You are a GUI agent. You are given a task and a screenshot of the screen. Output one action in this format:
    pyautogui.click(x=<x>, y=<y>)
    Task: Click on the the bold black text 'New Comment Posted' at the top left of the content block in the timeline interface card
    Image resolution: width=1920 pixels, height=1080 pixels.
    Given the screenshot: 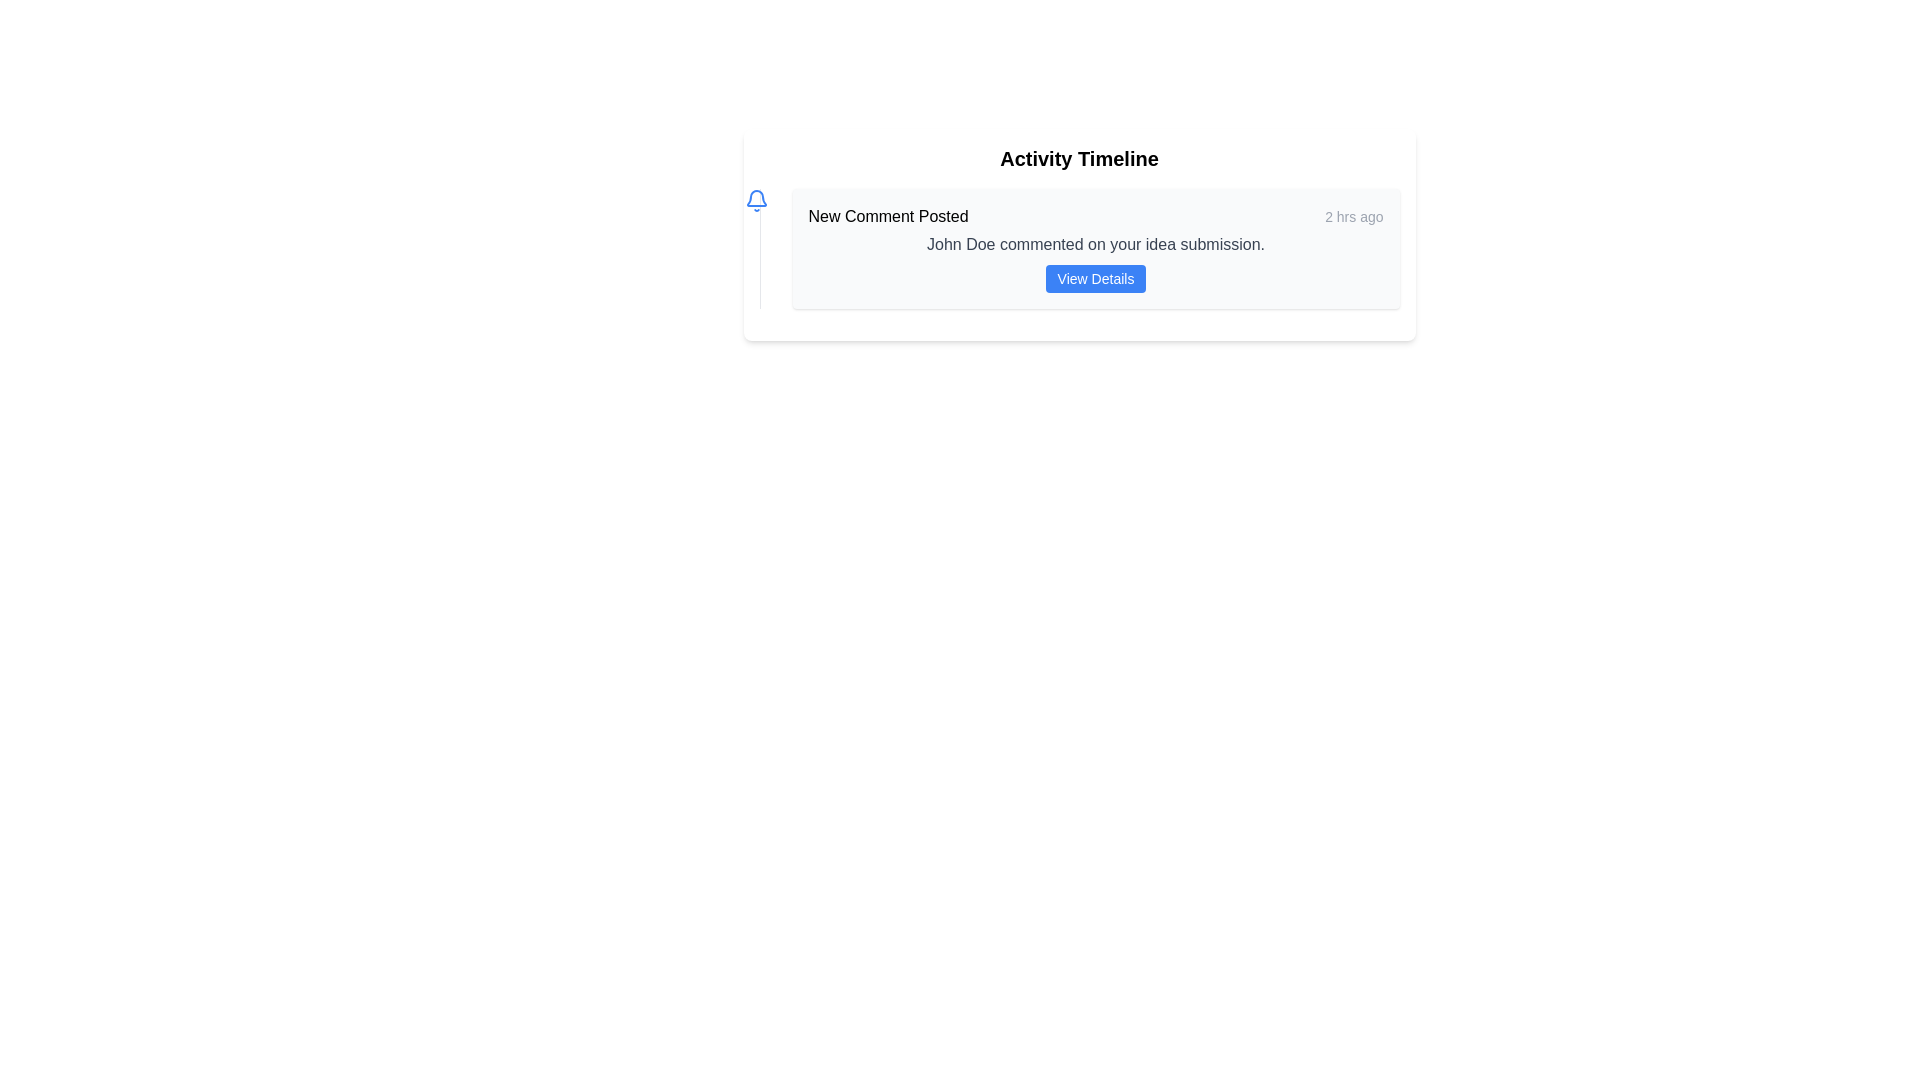 What is the action you would take?
    pyautogui.click(x=887, y=216)
    